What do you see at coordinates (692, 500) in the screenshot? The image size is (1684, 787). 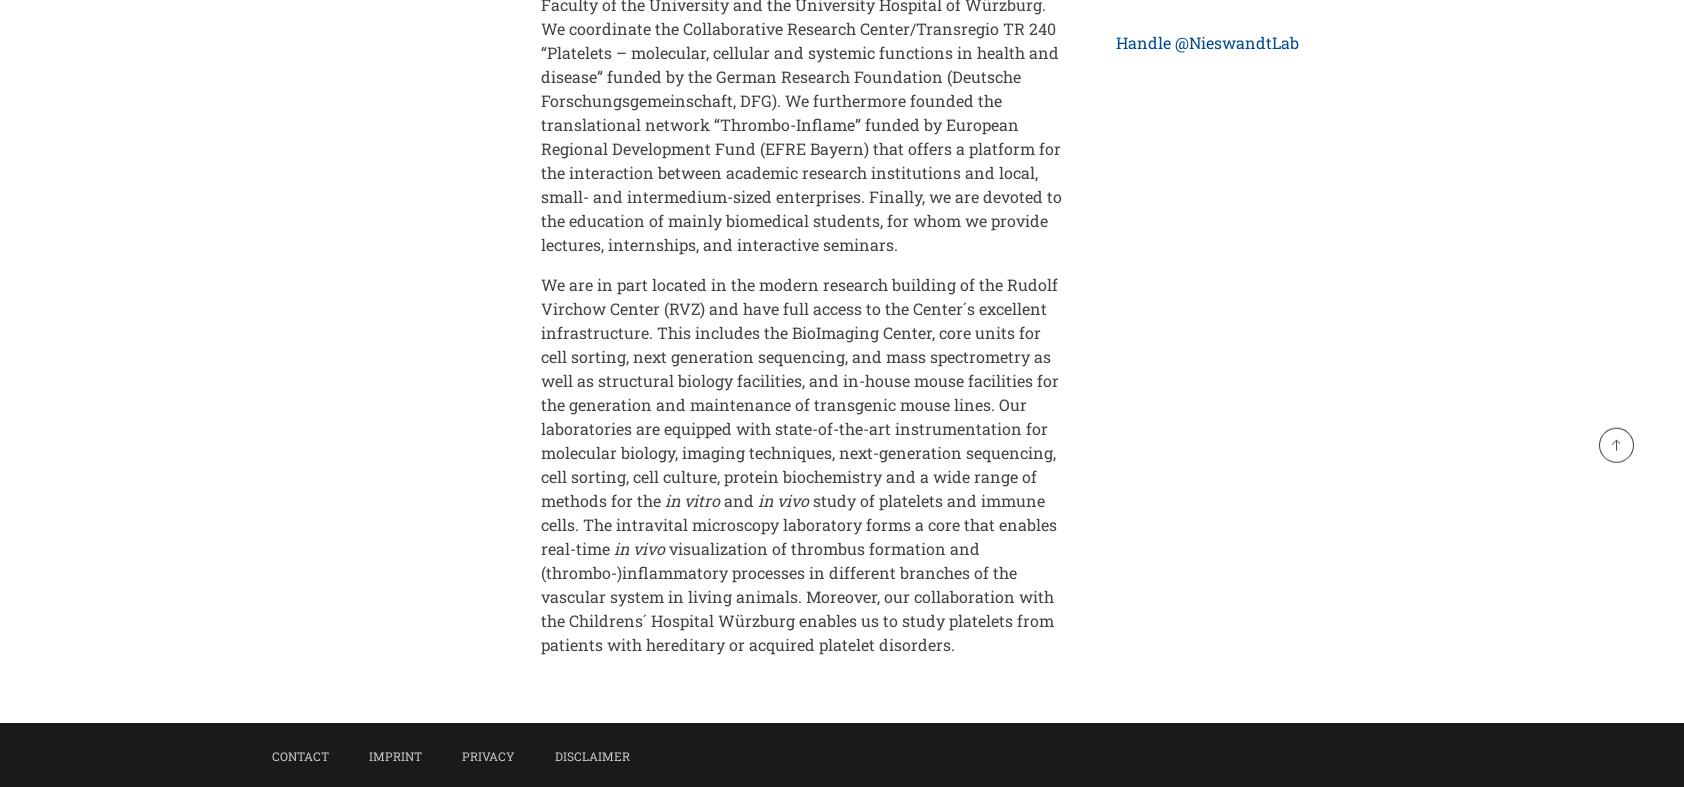 I see `'in vitro'` at bounding box center [692, 500].